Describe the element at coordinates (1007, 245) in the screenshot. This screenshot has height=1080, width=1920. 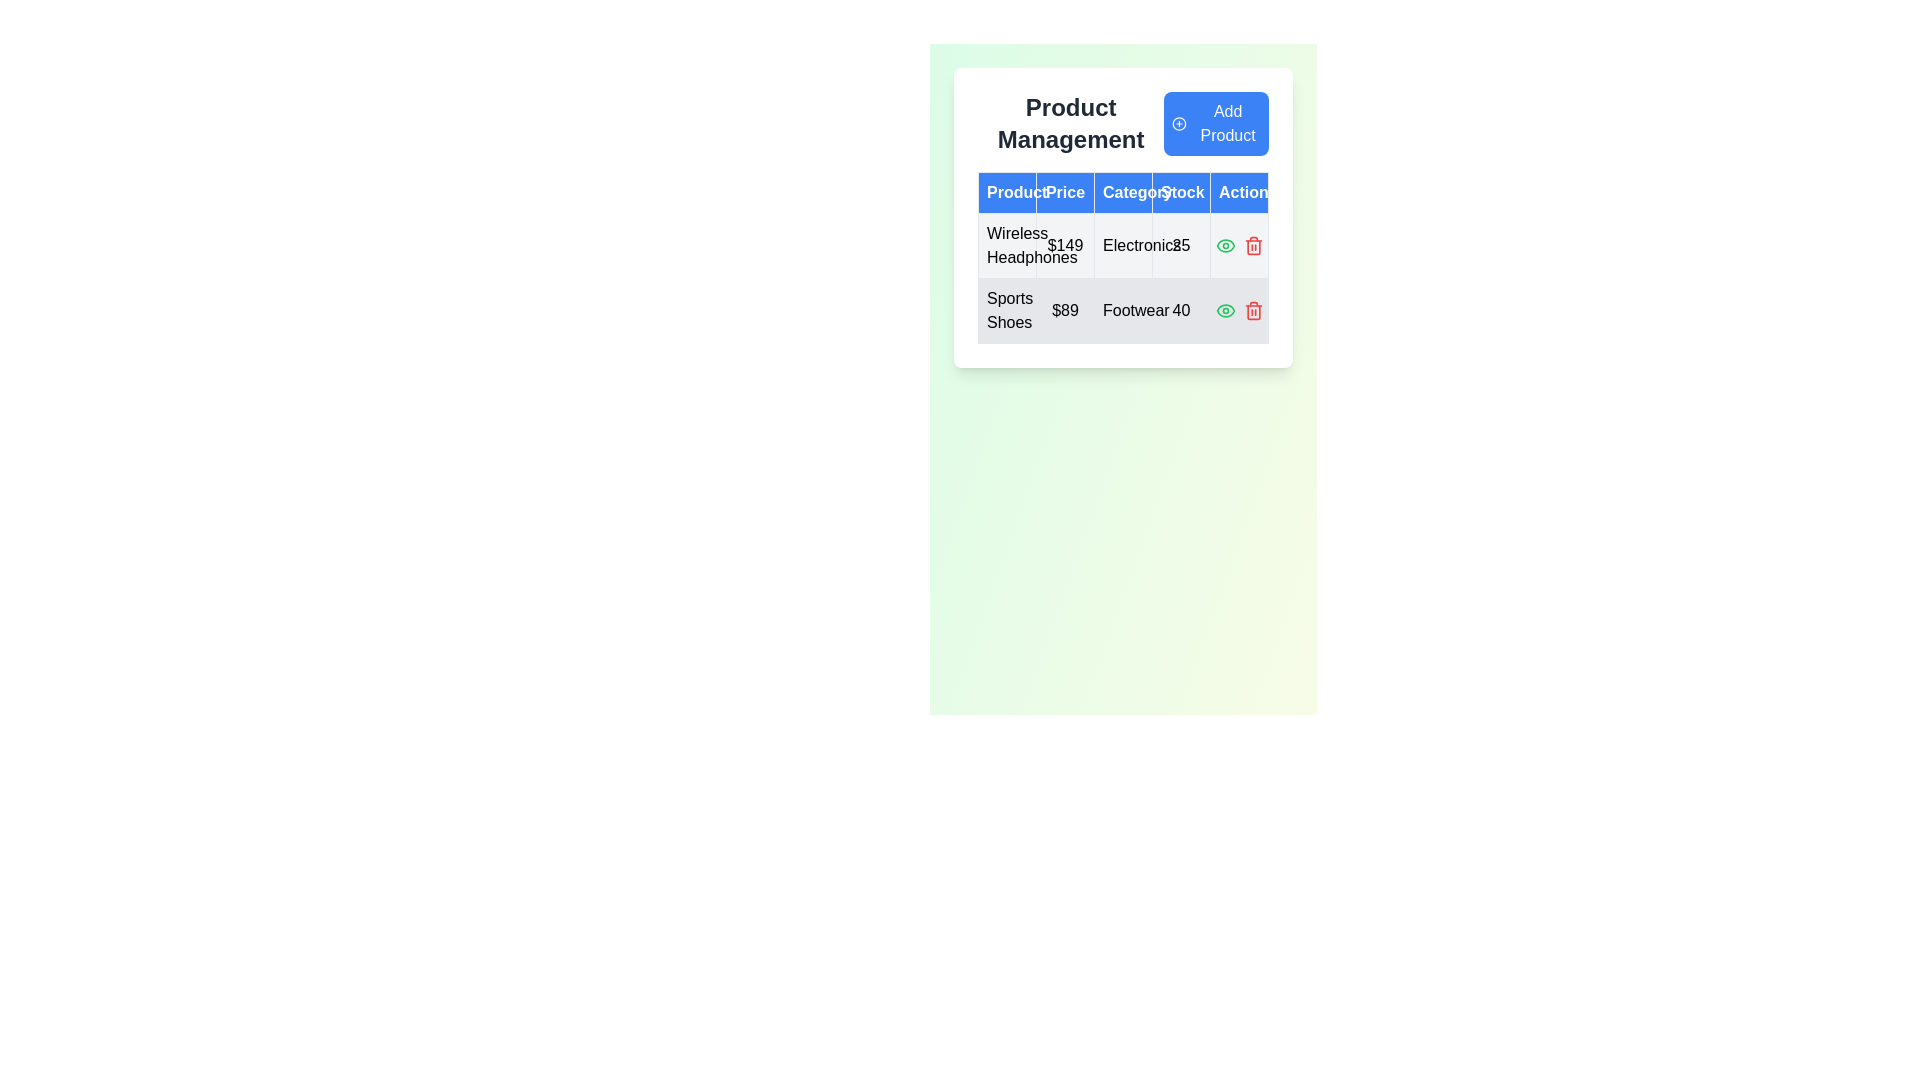
I see `the Text label displaying the product name, located in the first row of the table under the 'Product' heading` at that location.